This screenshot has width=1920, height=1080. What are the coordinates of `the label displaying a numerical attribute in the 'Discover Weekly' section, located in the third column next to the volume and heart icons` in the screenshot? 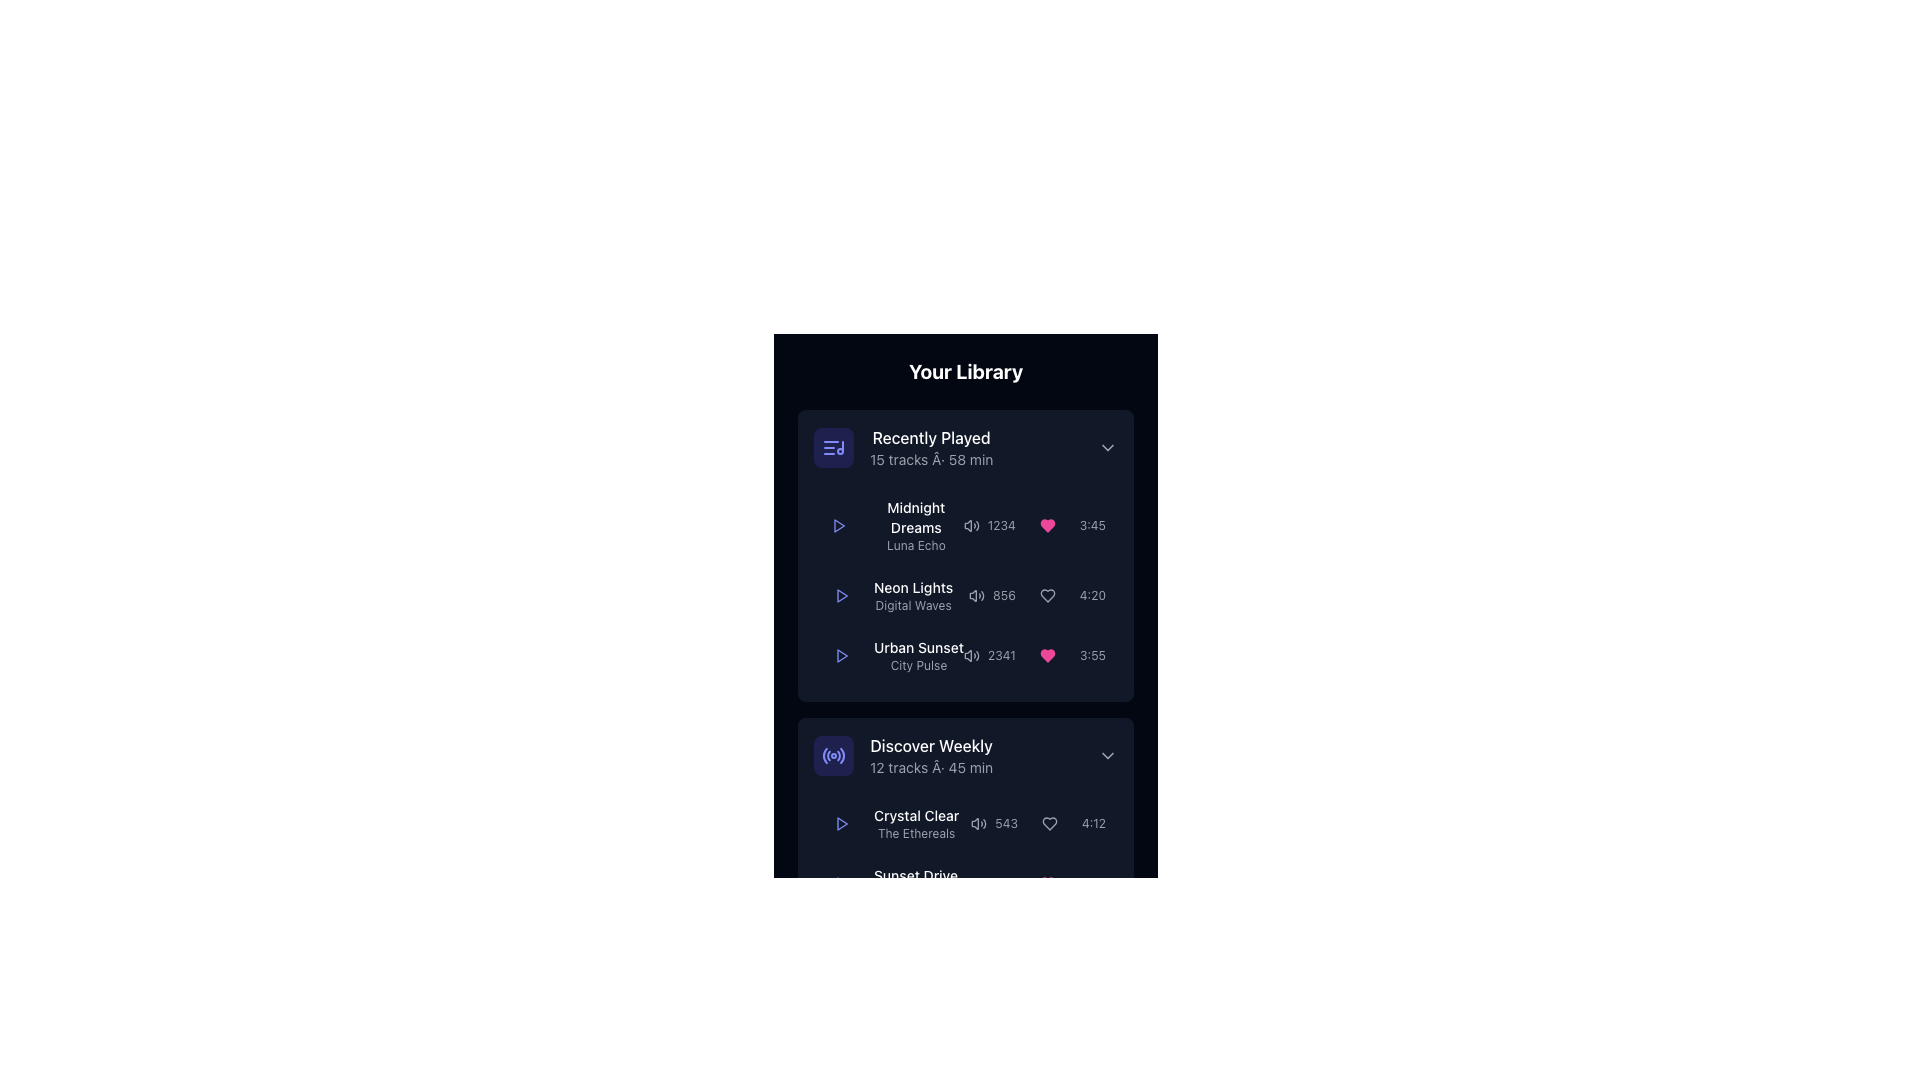 It's located at (1006, 824).